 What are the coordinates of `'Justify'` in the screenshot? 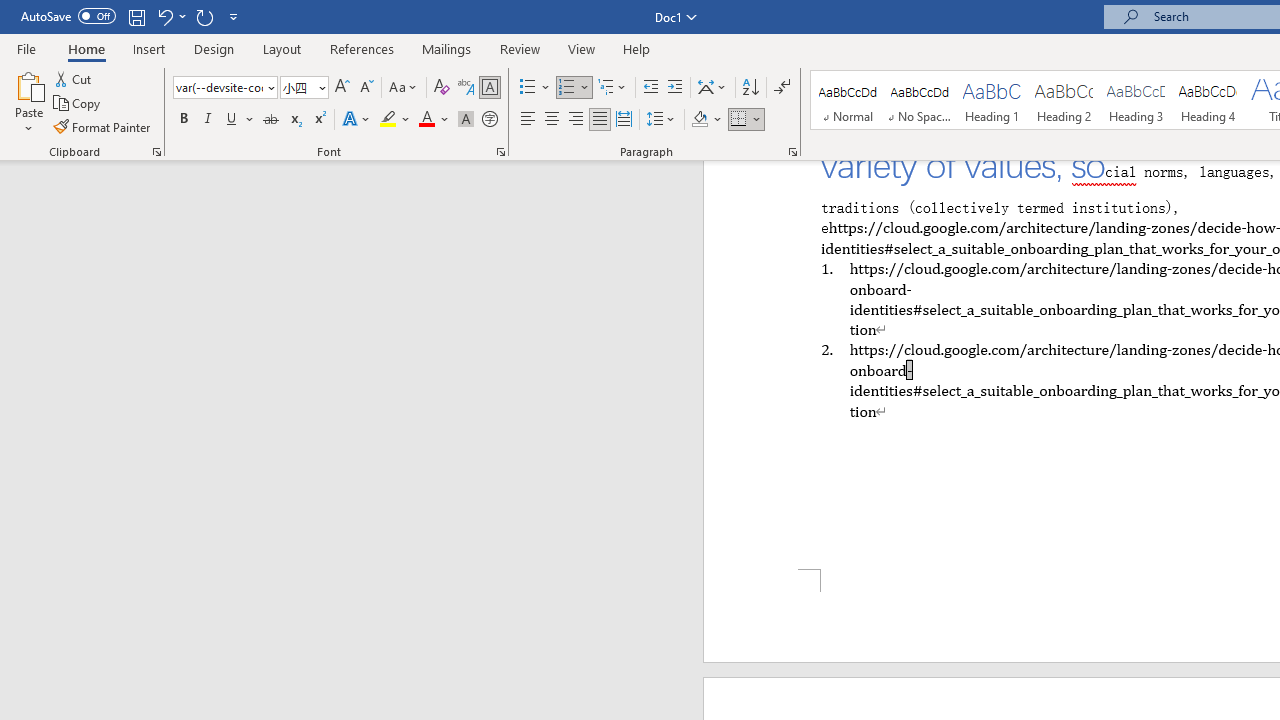 It's located at (598, 119).